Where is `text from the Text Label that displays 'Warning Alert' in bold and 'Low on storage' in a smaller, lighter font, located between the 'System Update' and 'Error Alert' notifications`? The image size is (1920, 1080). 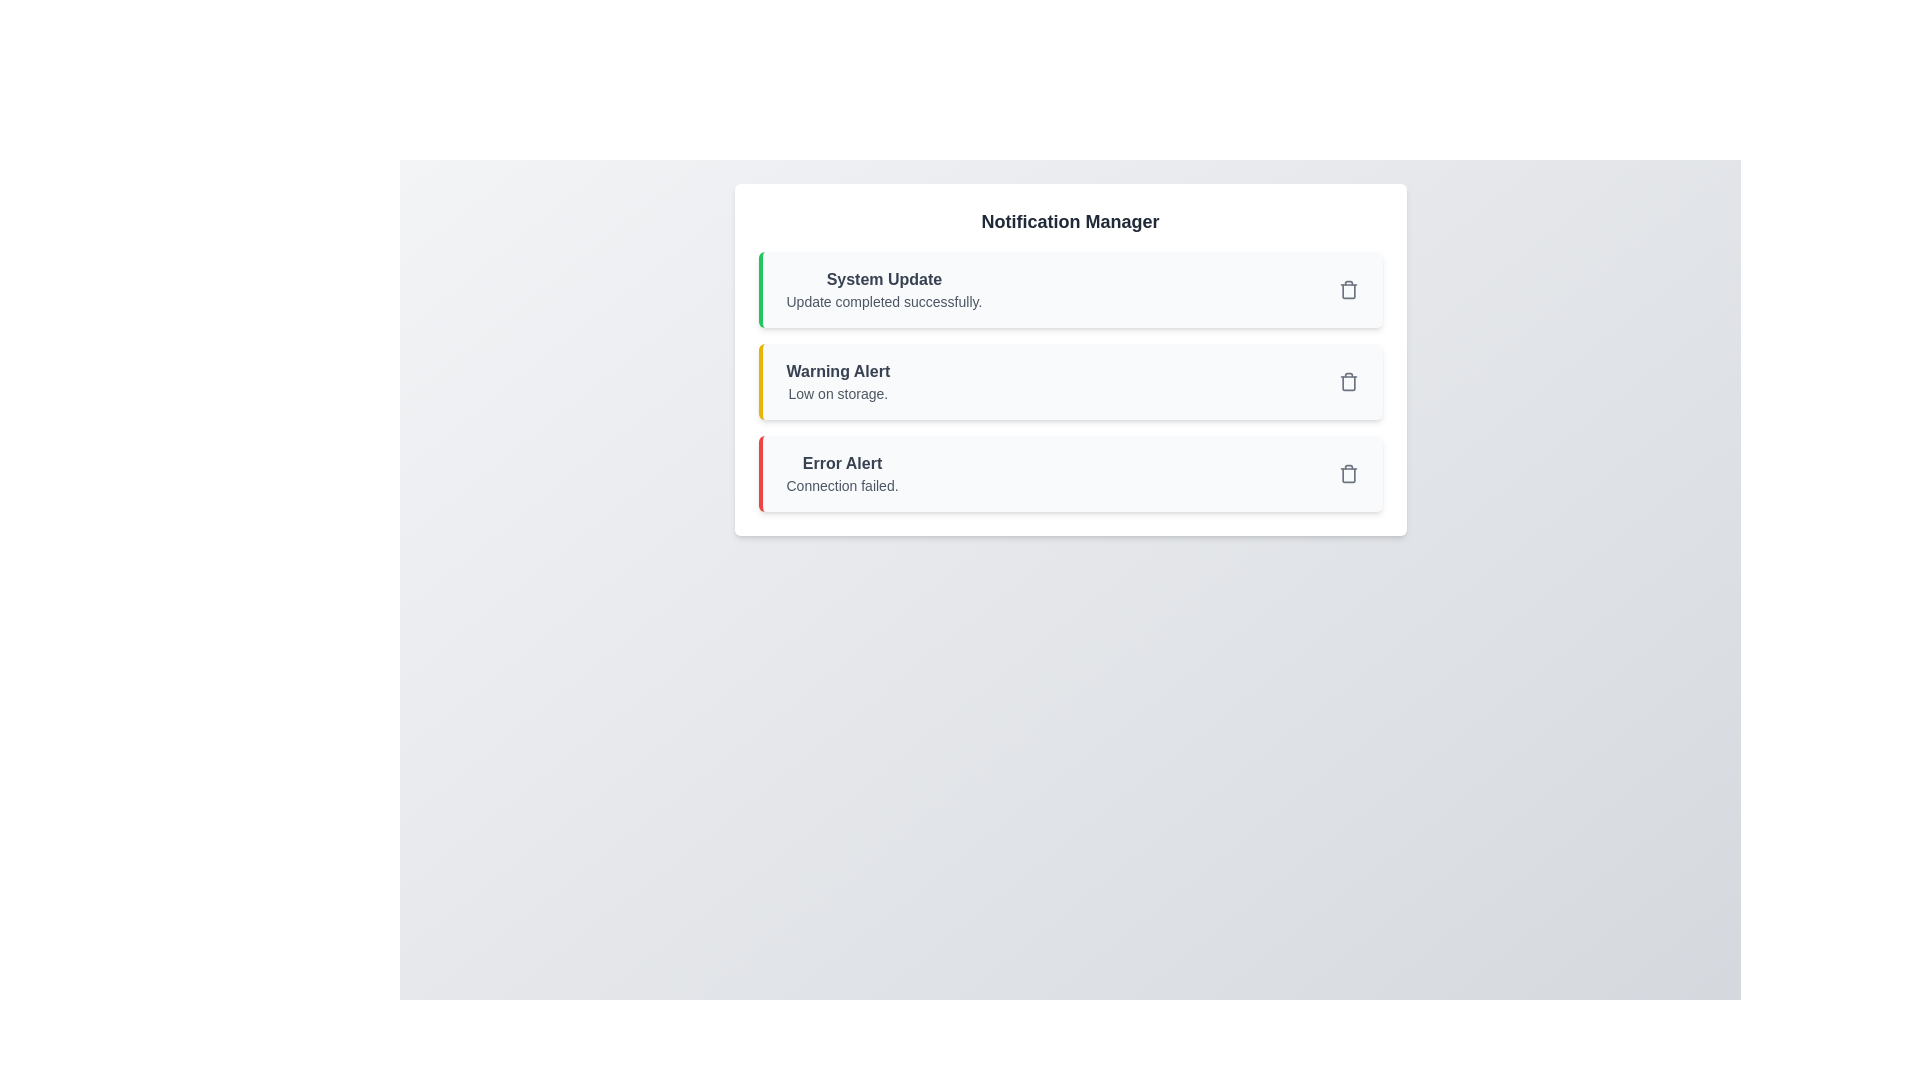
text from the Text Label that displays 'Warning Alert' in bold and 'Low on storage' in a smaller, lighter font, located between the 'System Update' and 'Error Alert' notifications is located at coordinates (838, 381).